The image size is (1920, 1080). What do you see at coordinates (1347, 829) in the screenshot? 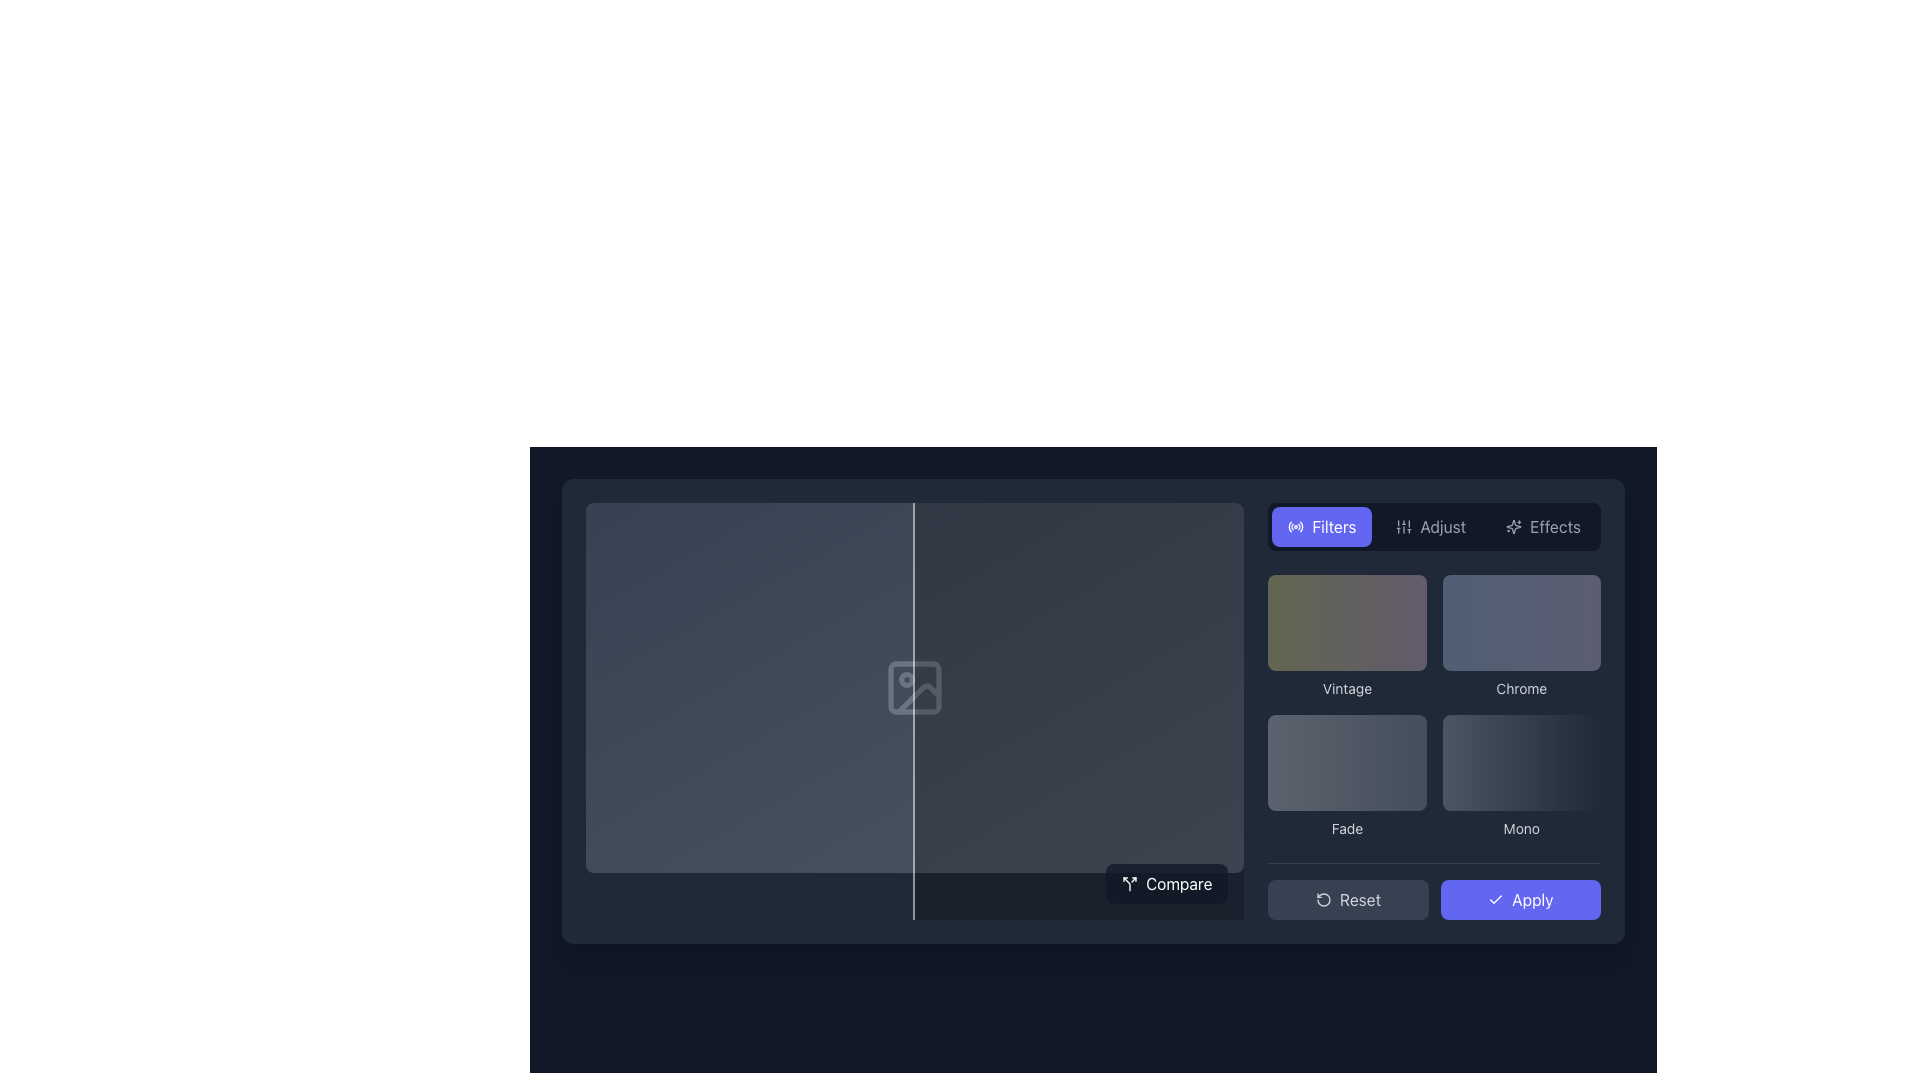
I see `the text label displaying 'Fade', which is styled in a small, centered font and located beneath the 'Mono' interactive area in the right-side column` at bounding box center [1347, 829].